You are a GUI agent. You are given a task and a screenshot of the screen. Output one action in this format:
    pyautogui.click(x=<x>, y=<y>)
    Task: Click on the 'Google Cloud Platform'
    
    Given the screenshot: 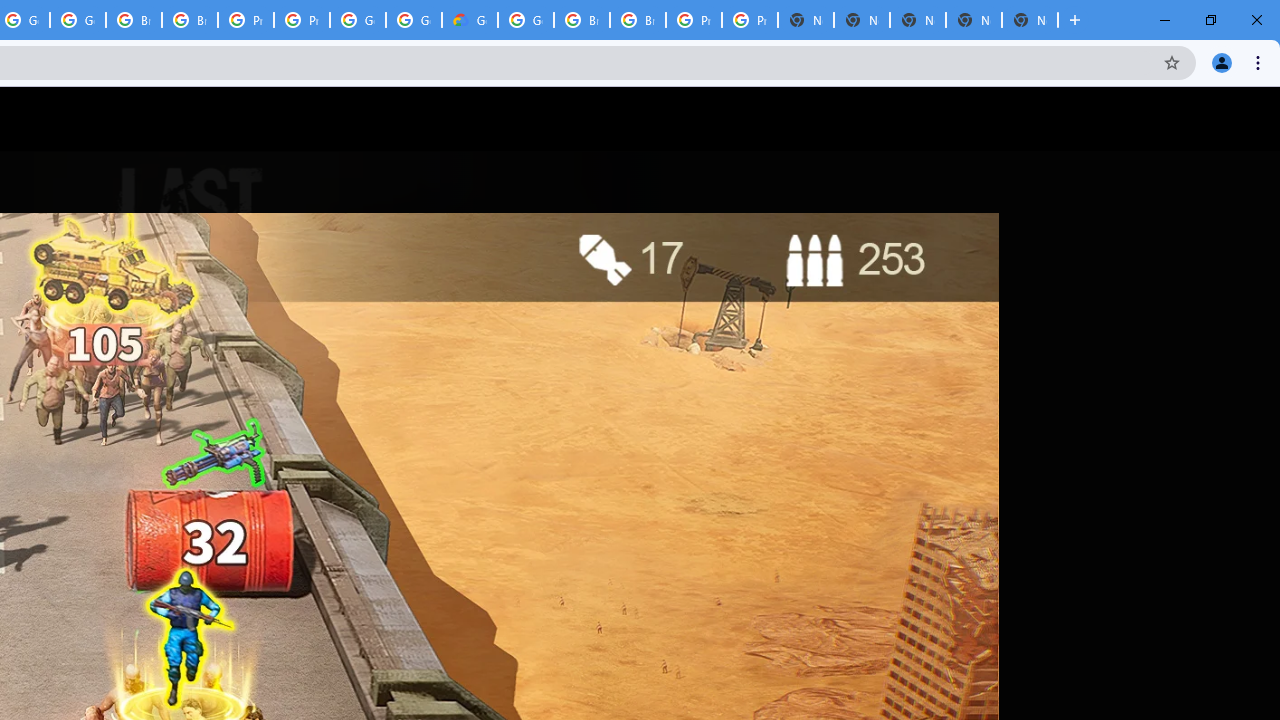 What is the action you would take?
    pyautogui.click(x=526, y=20)
    